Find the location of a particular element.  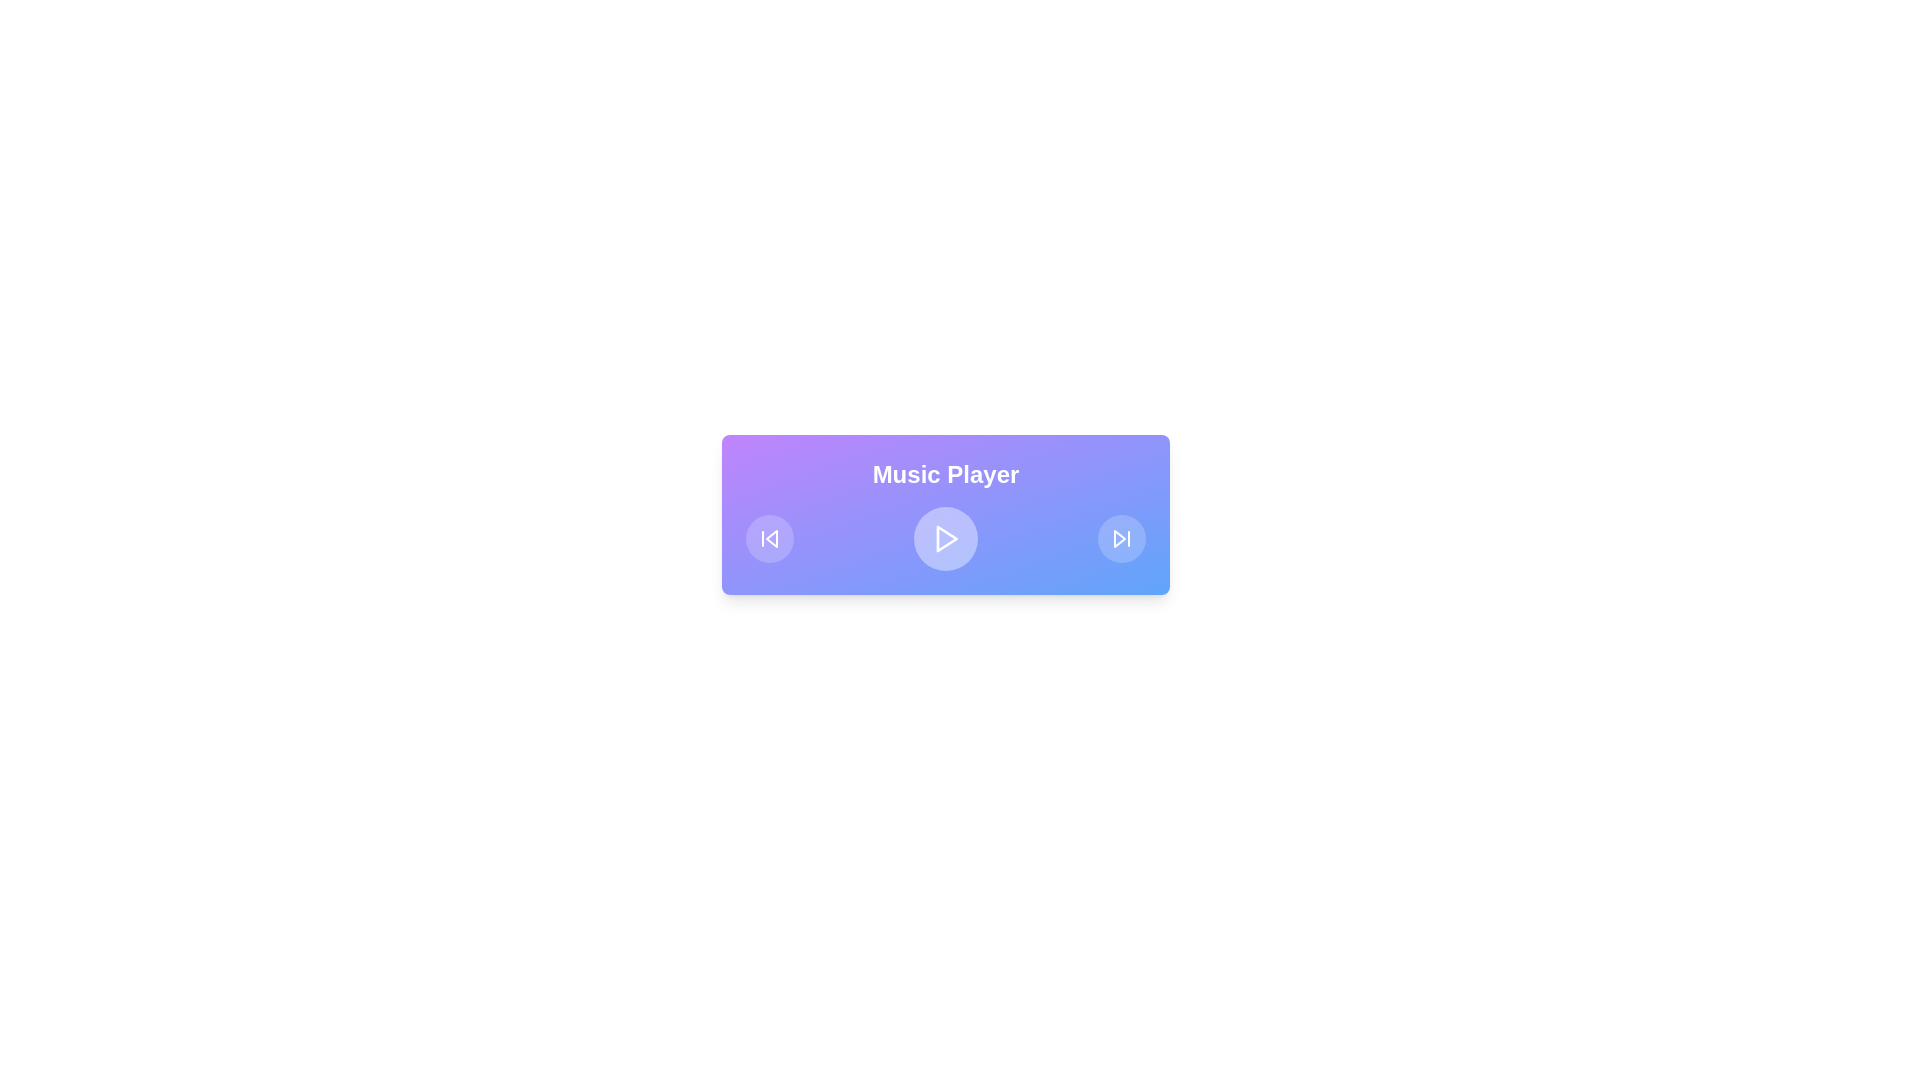

the circular 'skip forward' button with a blue background and white arrow symbol is located at coordinates (1122, 538).